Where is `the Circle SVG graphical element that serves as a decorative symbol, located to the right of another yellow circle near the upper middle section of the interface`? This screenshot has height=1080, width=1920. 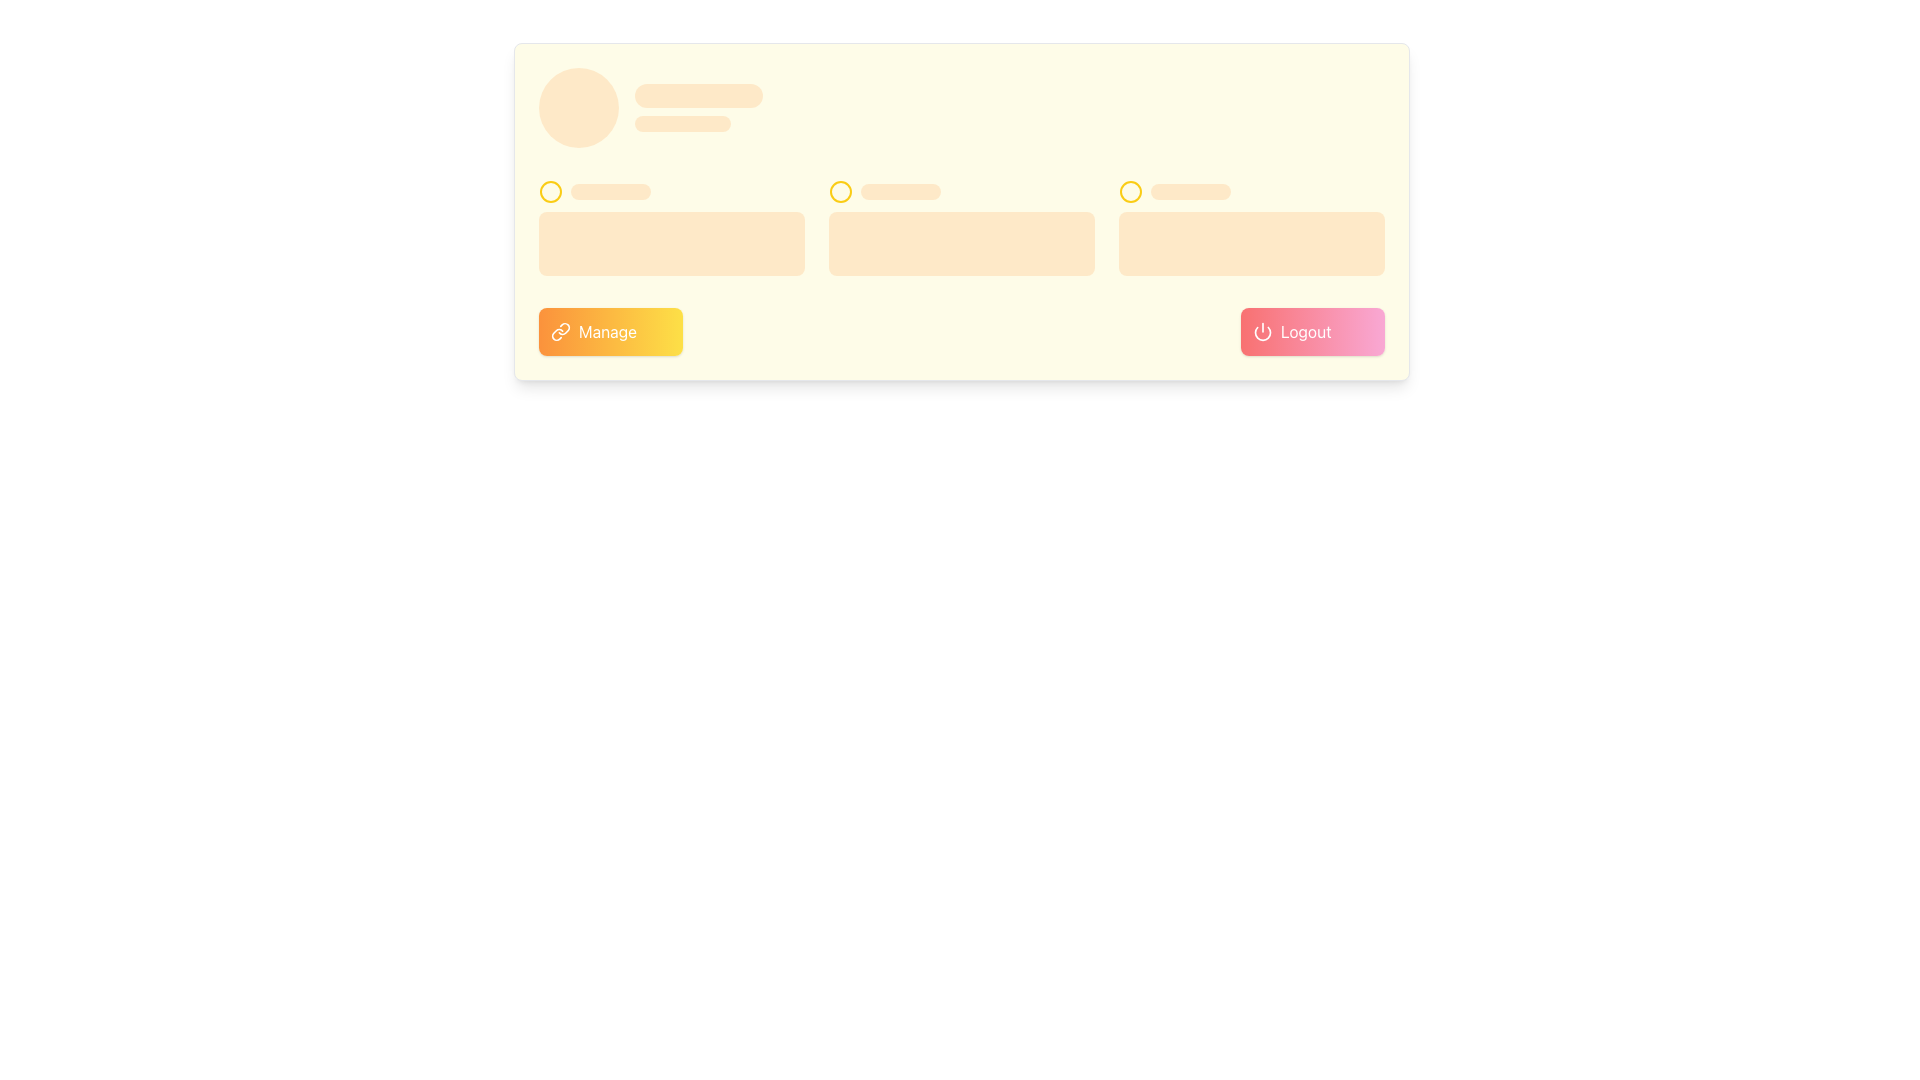 the Circle SVG graphical element that serves as a decorative symbol, located to the right of another yellow circle near the upper middle section of the interface is located at coordinates (1131, 192).